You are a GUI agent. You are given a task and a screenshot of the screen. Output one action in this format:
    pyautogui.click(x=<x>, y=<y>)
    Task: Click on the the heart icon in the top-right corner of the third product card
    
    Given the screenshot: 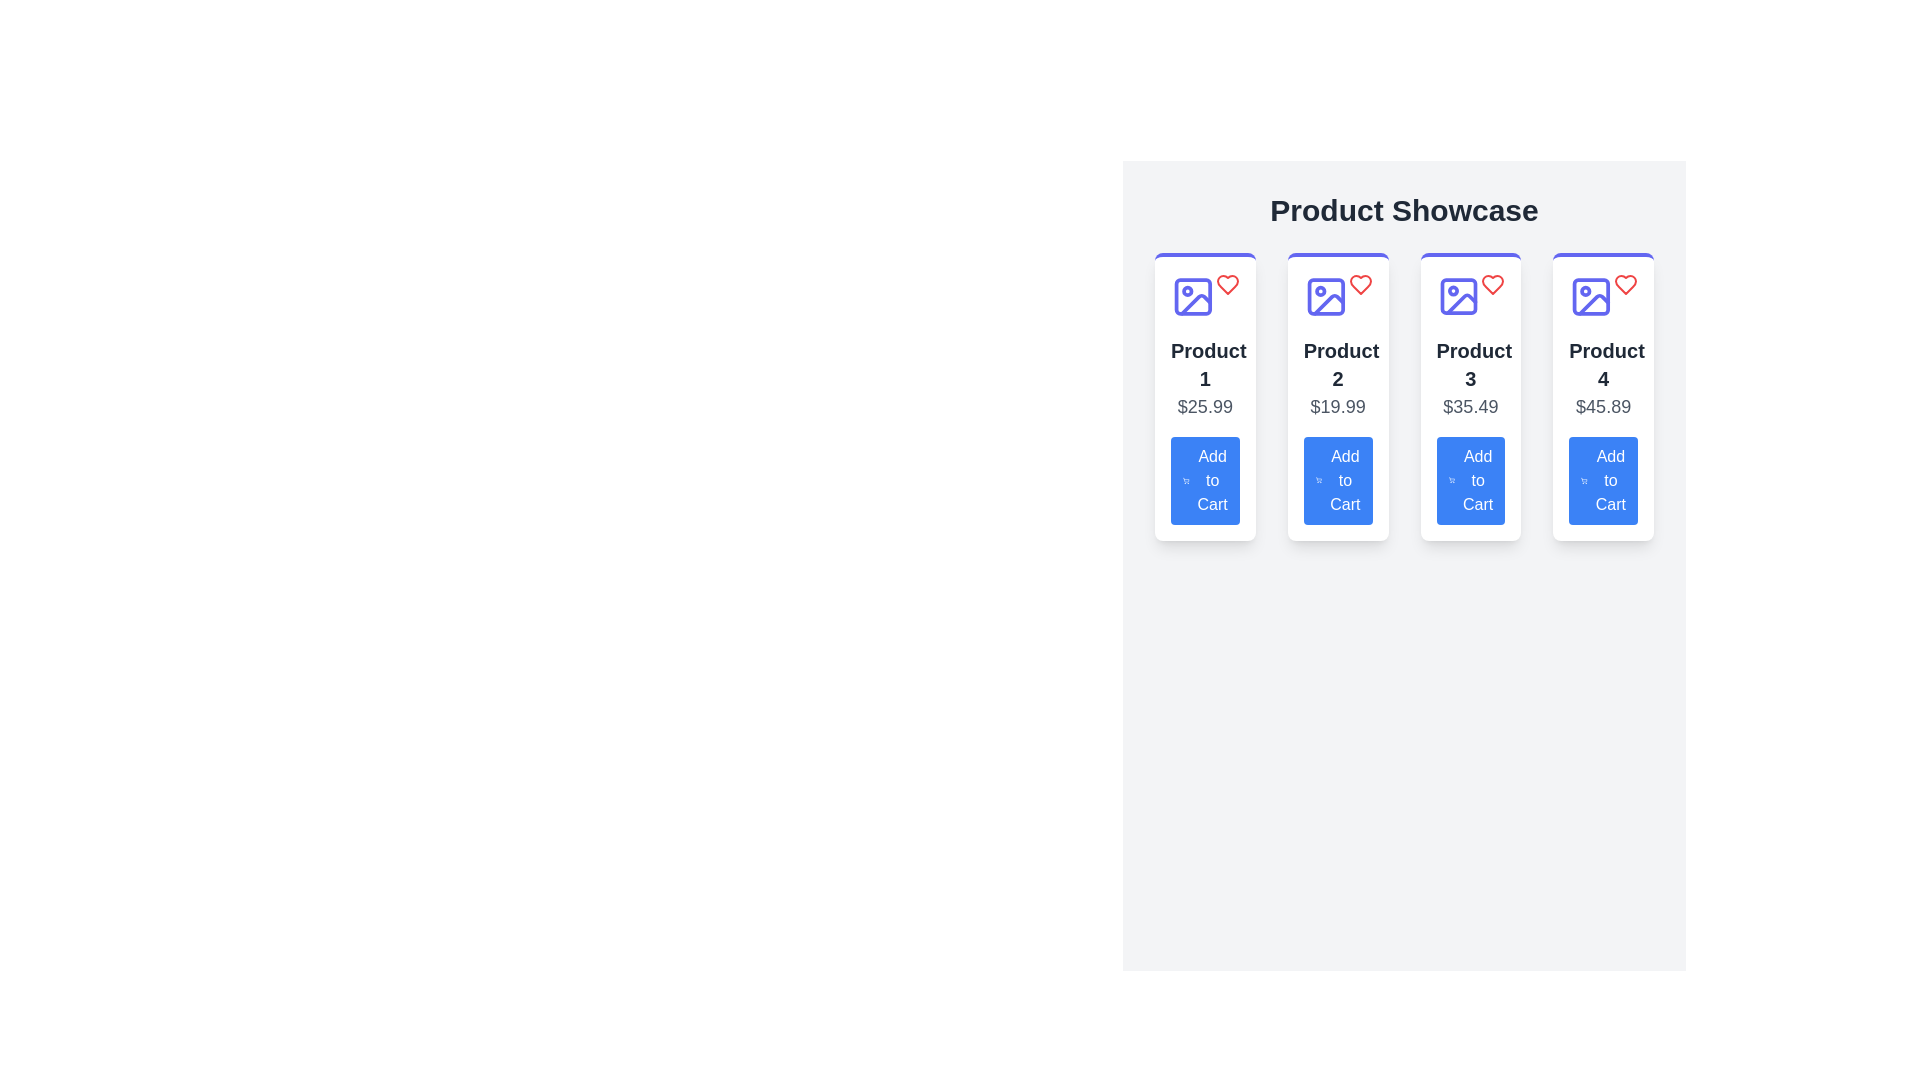 What is the action you would take?
    pyautogui.click(x=1493, y=285)
    